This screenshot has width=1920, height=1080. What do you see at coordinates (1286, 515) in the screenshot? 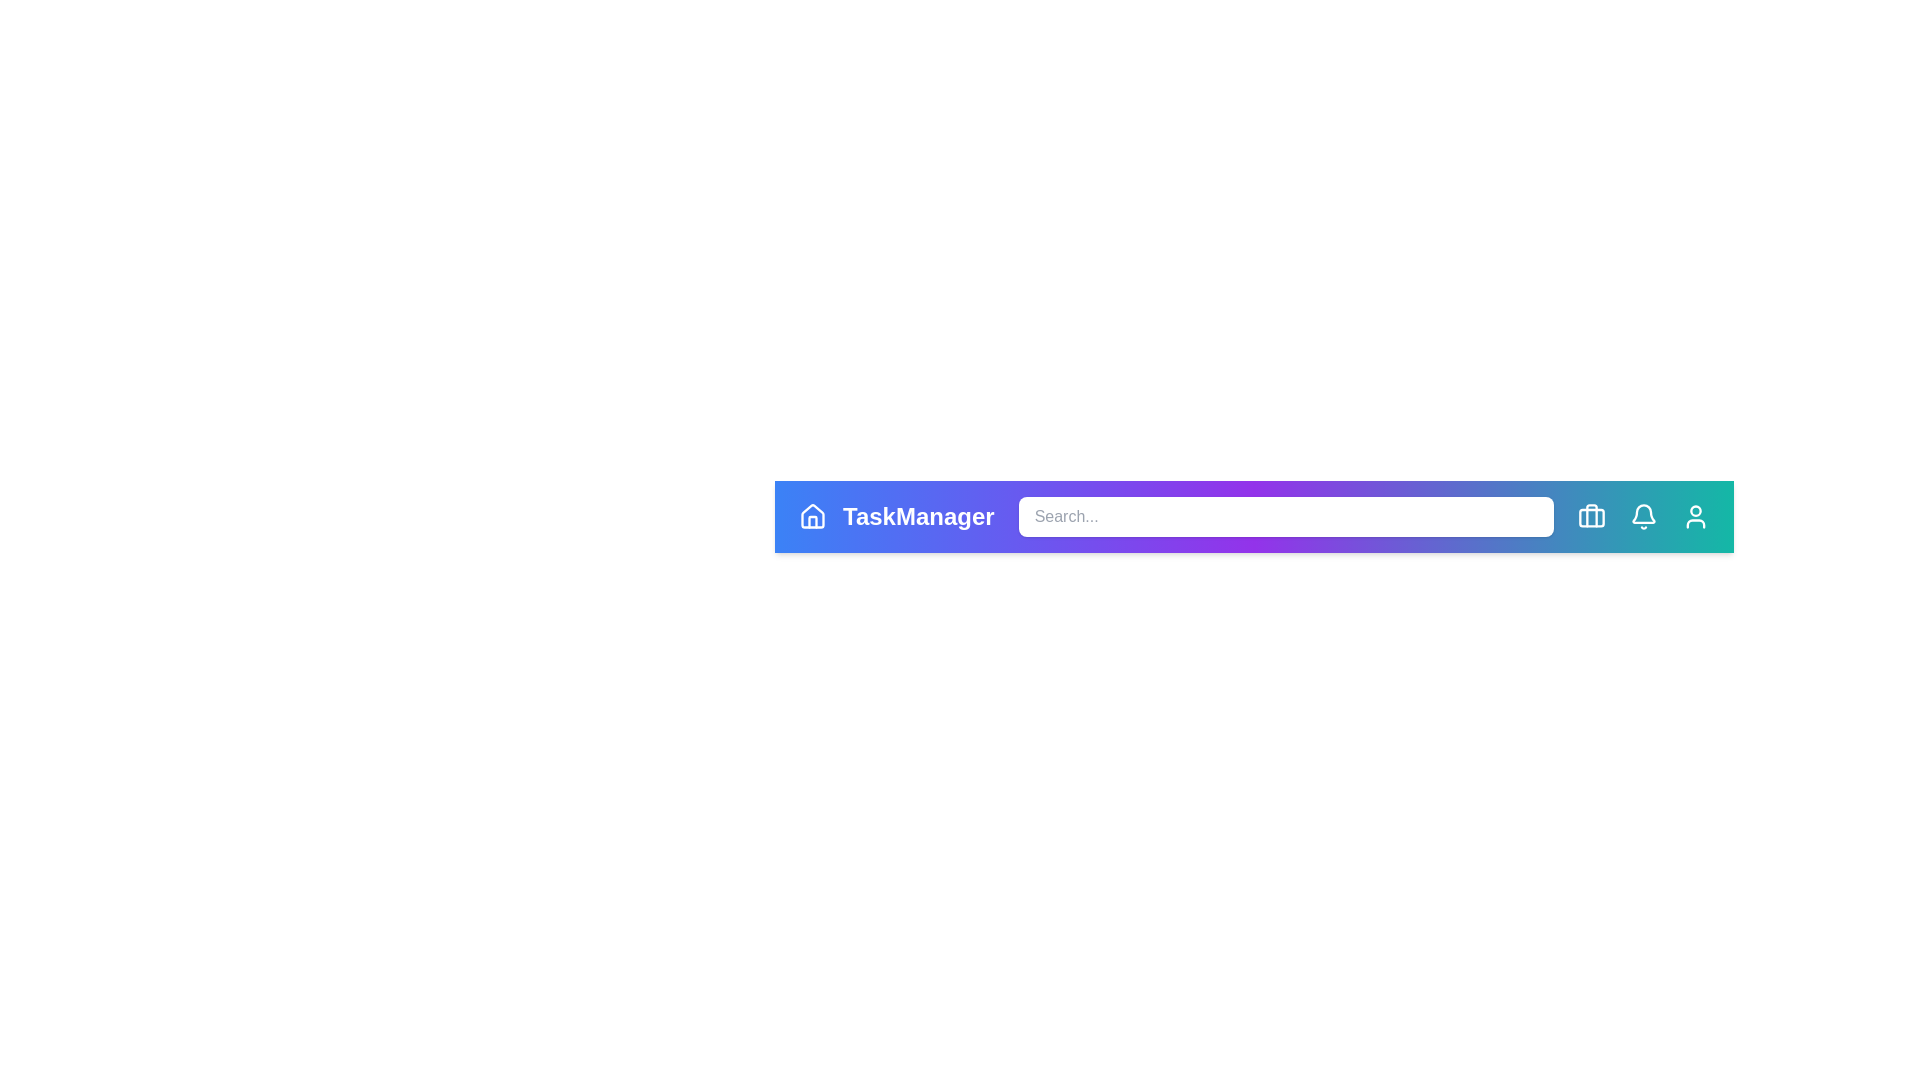
I see `the search bar and type the search query` at bounding box center [1286, 515].